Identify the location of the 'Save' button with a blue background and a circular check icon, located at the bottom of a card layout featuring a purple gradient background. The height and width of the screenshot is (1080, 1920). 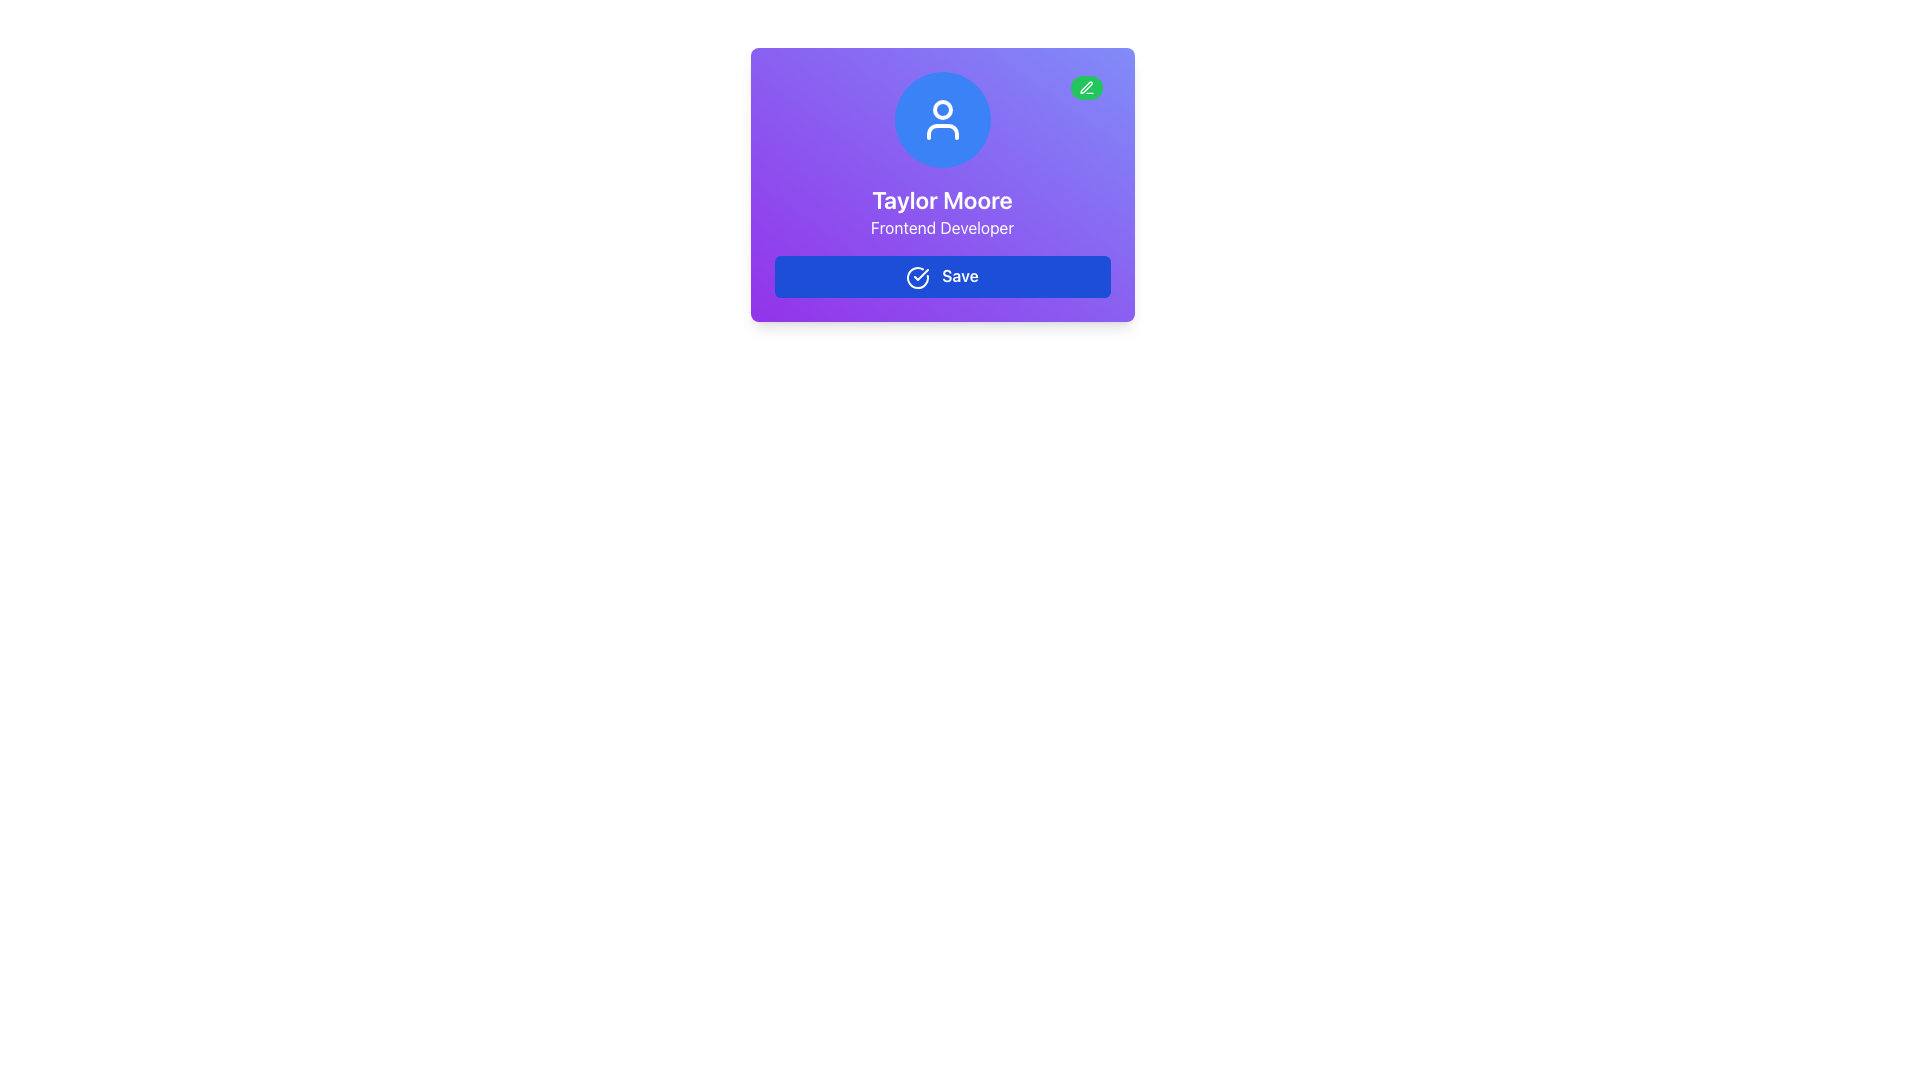
(941, 276).